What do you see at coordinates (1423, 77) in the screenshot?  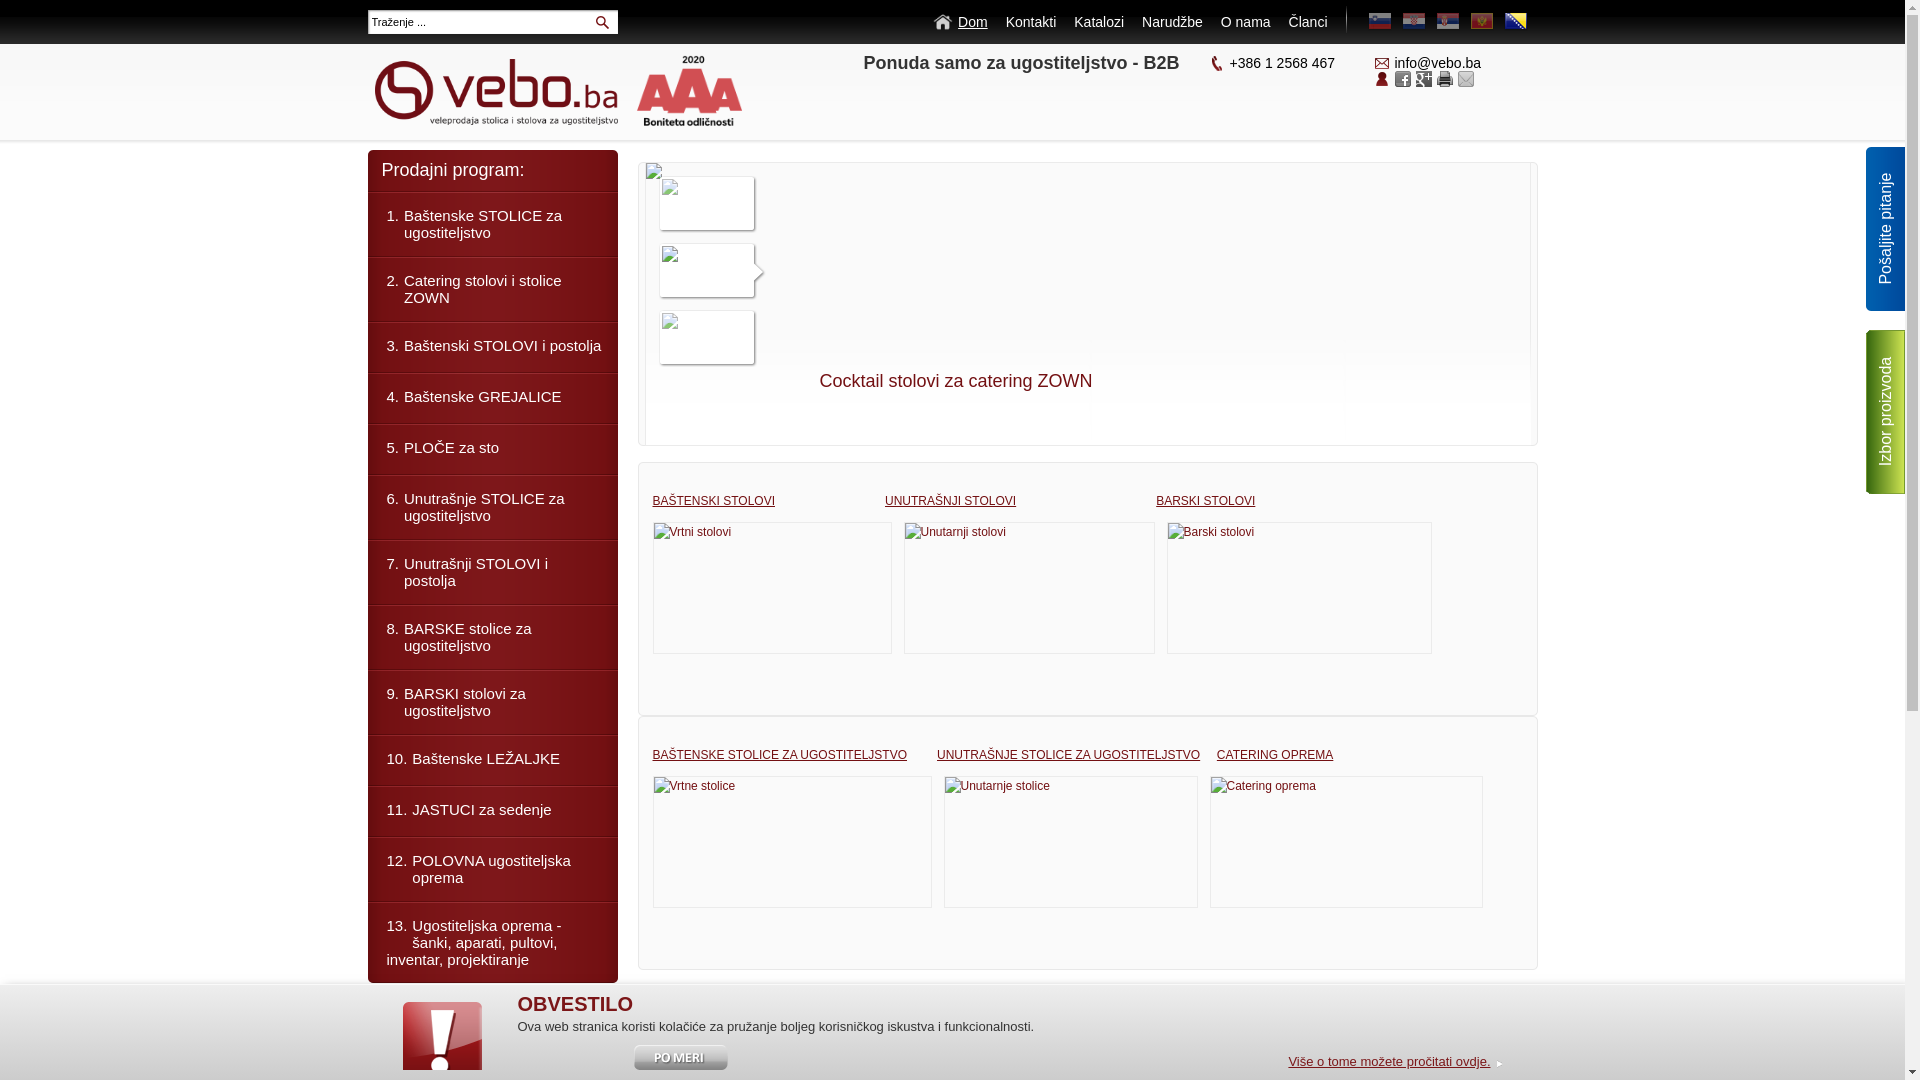 I see `'Google+'` at bounding box center [1423, 77].